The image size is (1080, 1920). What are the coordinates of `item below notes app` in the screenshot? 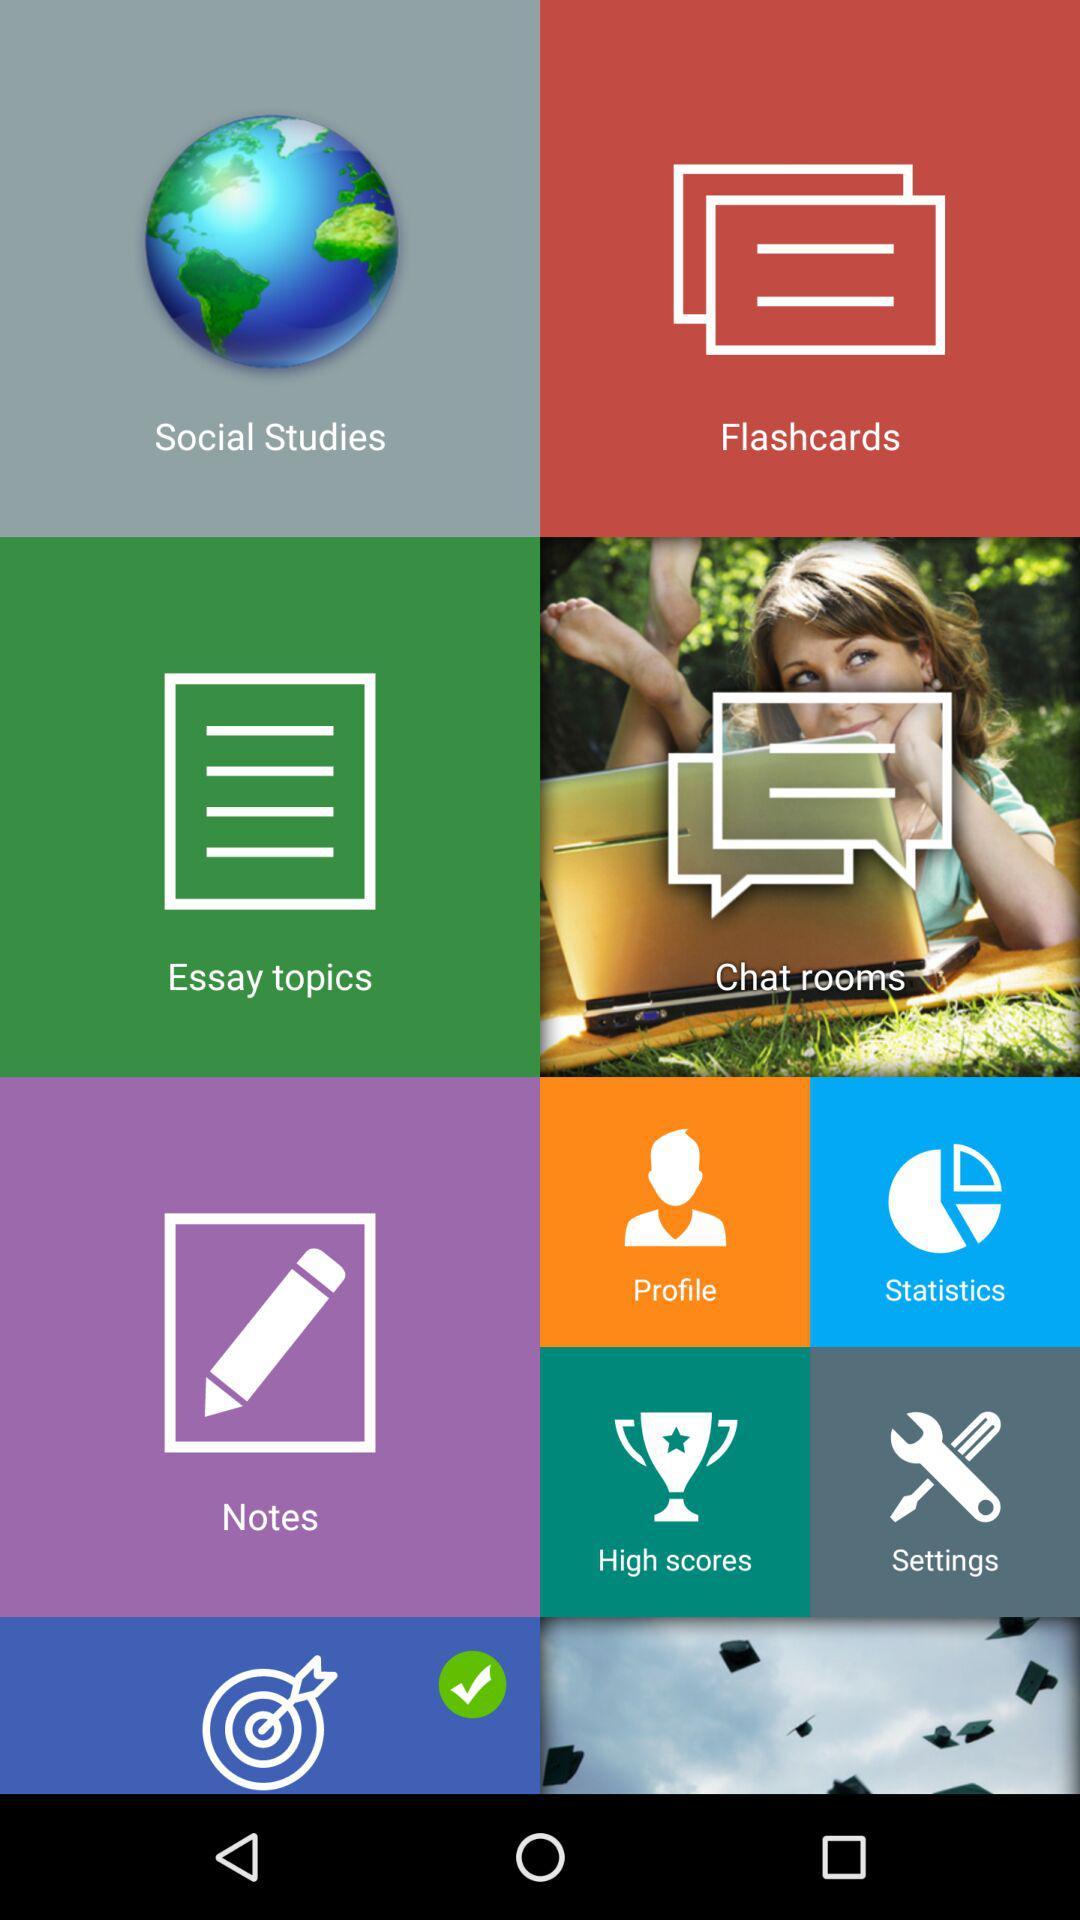 It's located at (810, 1704).